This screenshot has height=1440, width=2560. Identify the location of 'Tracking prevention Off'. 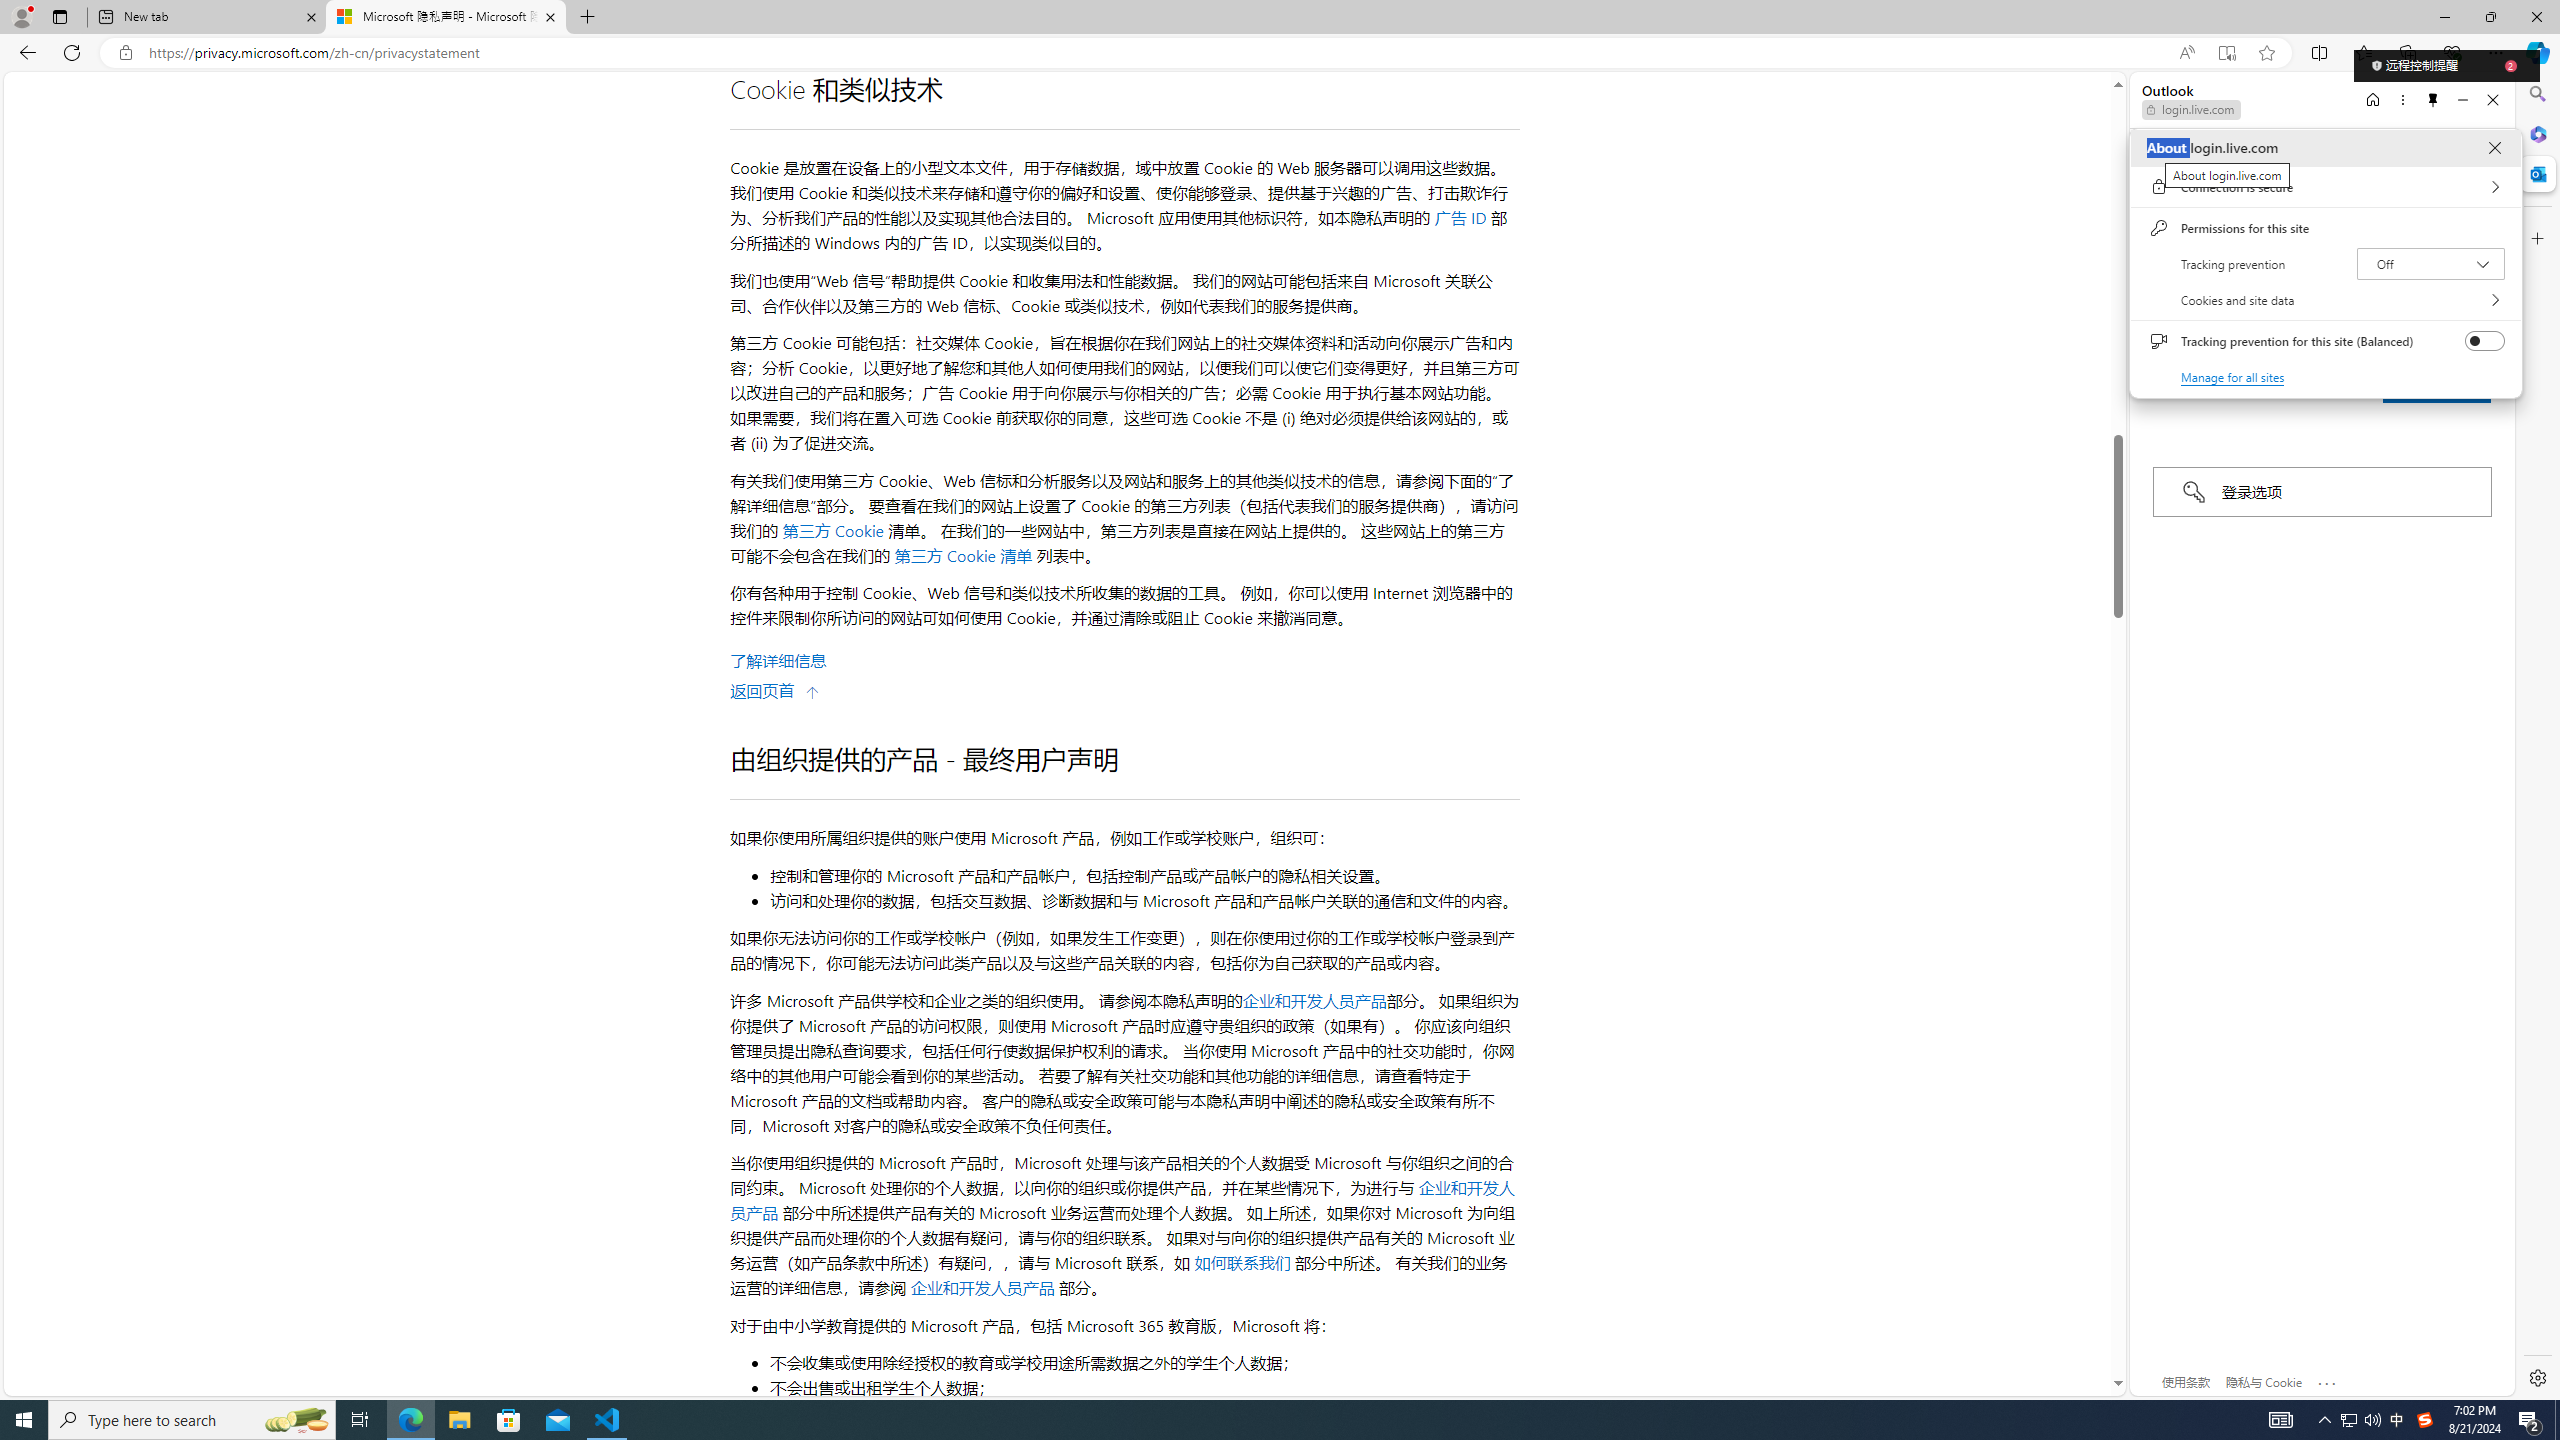
(2431, 263).